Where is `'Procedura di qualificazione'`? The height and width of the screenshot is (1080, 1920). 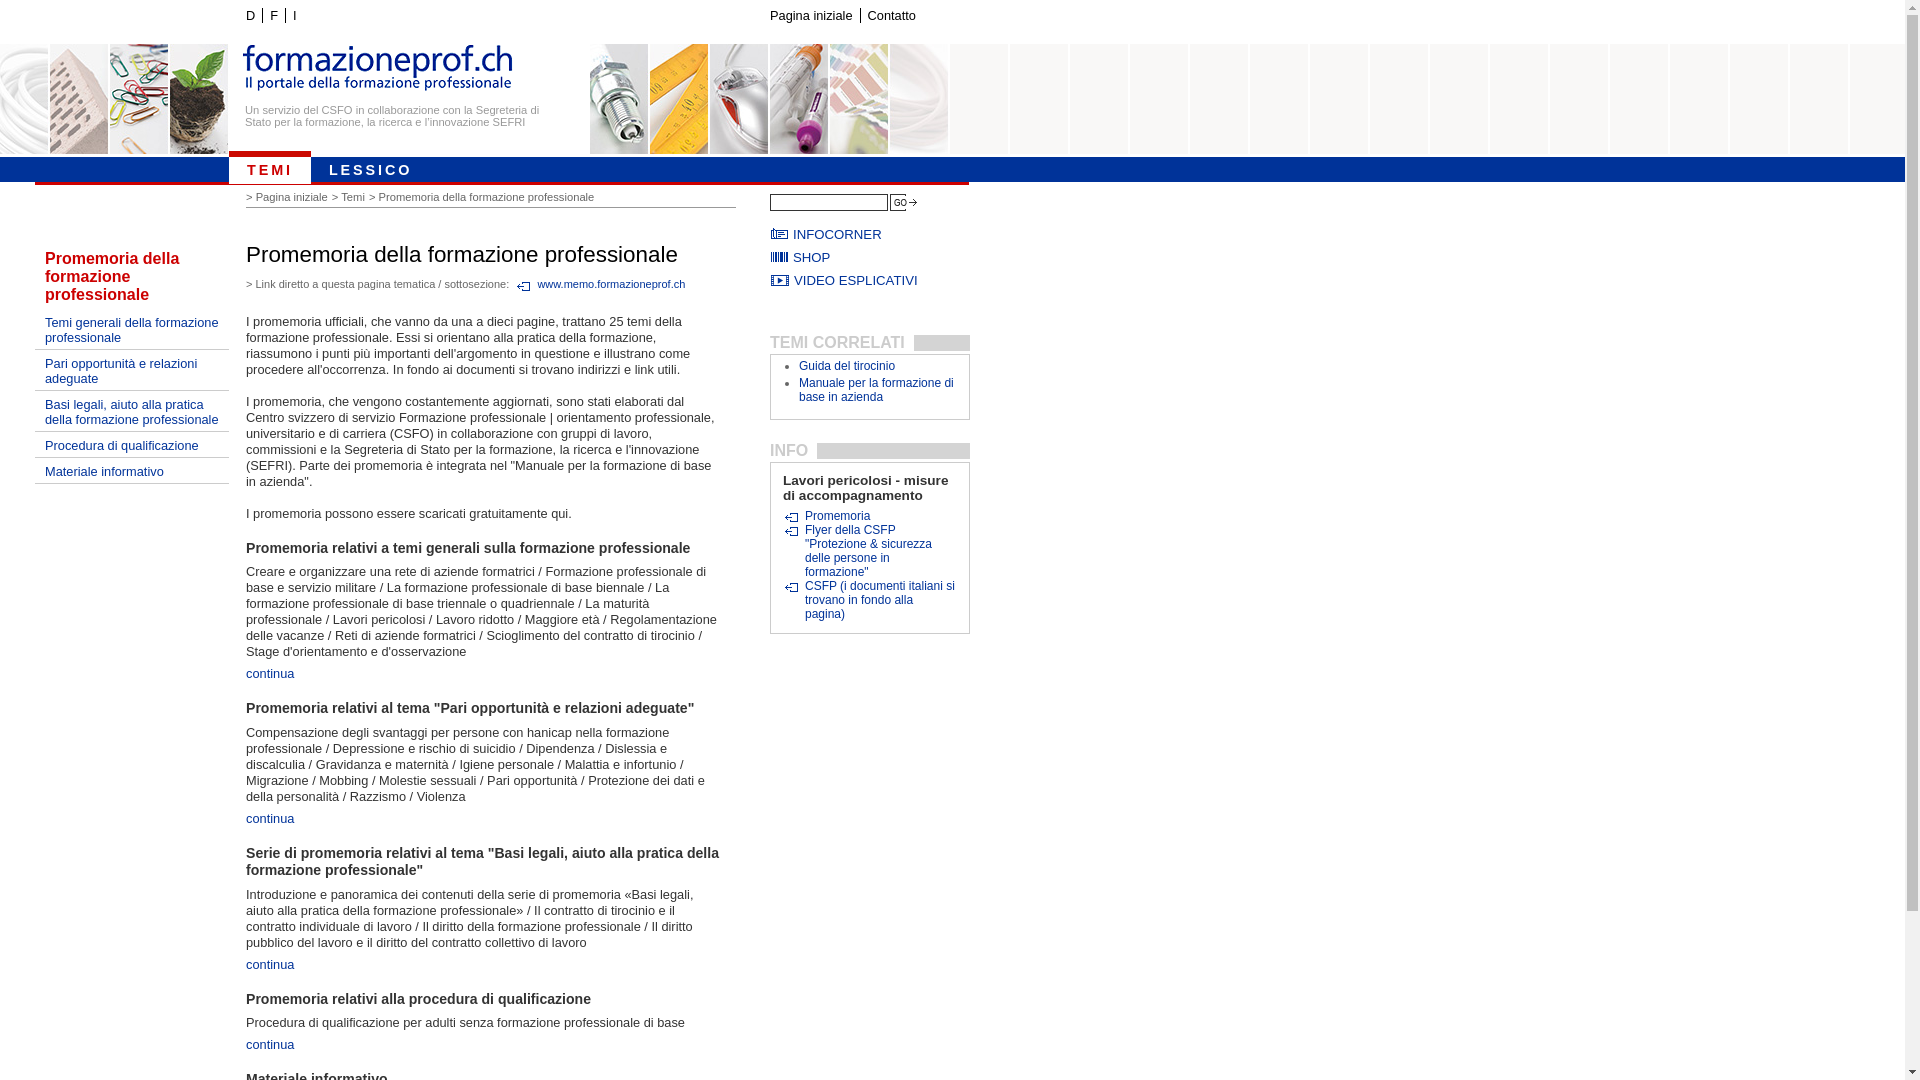
'Procedura di qualificazione' is located at coordinates (131, 443).